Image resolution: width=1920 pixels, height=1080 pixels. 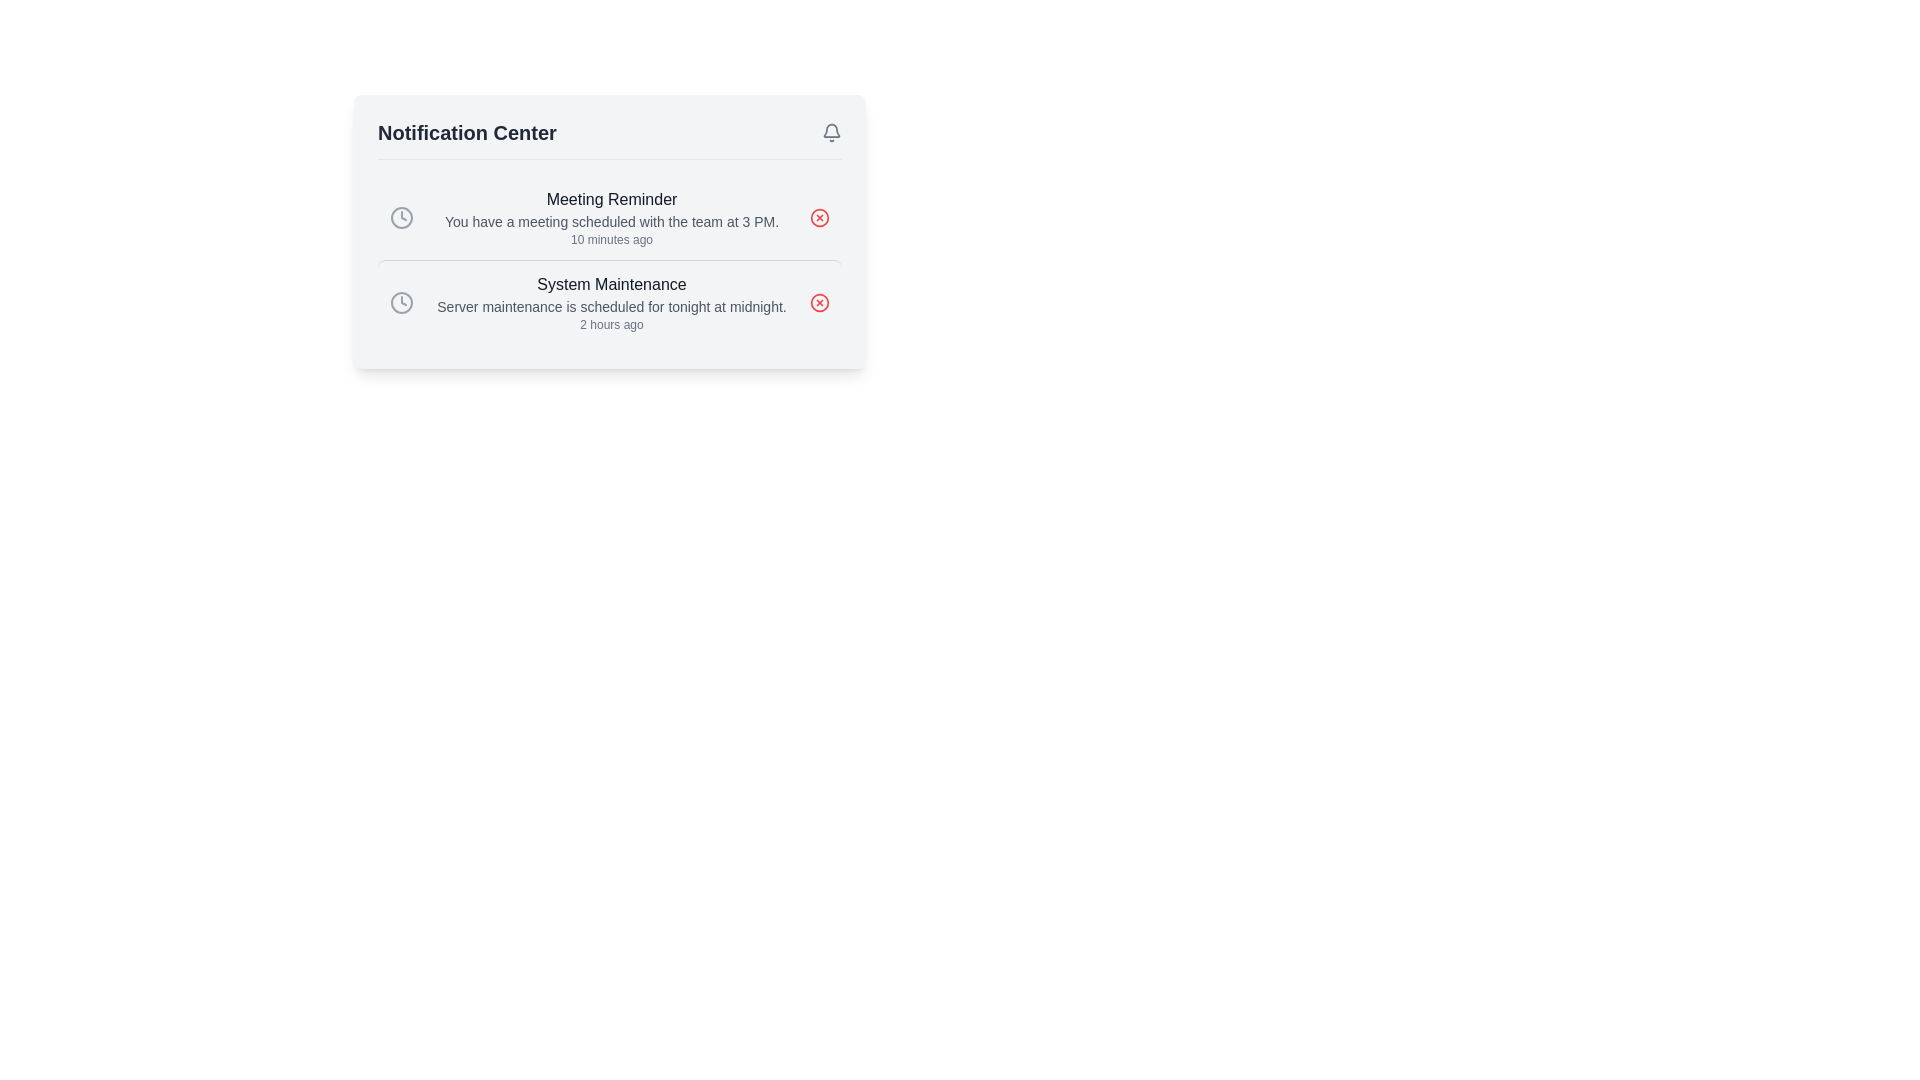 I want to click on the notification with the title 'System Maintenance' for further actions, so click(x=608, y=302).